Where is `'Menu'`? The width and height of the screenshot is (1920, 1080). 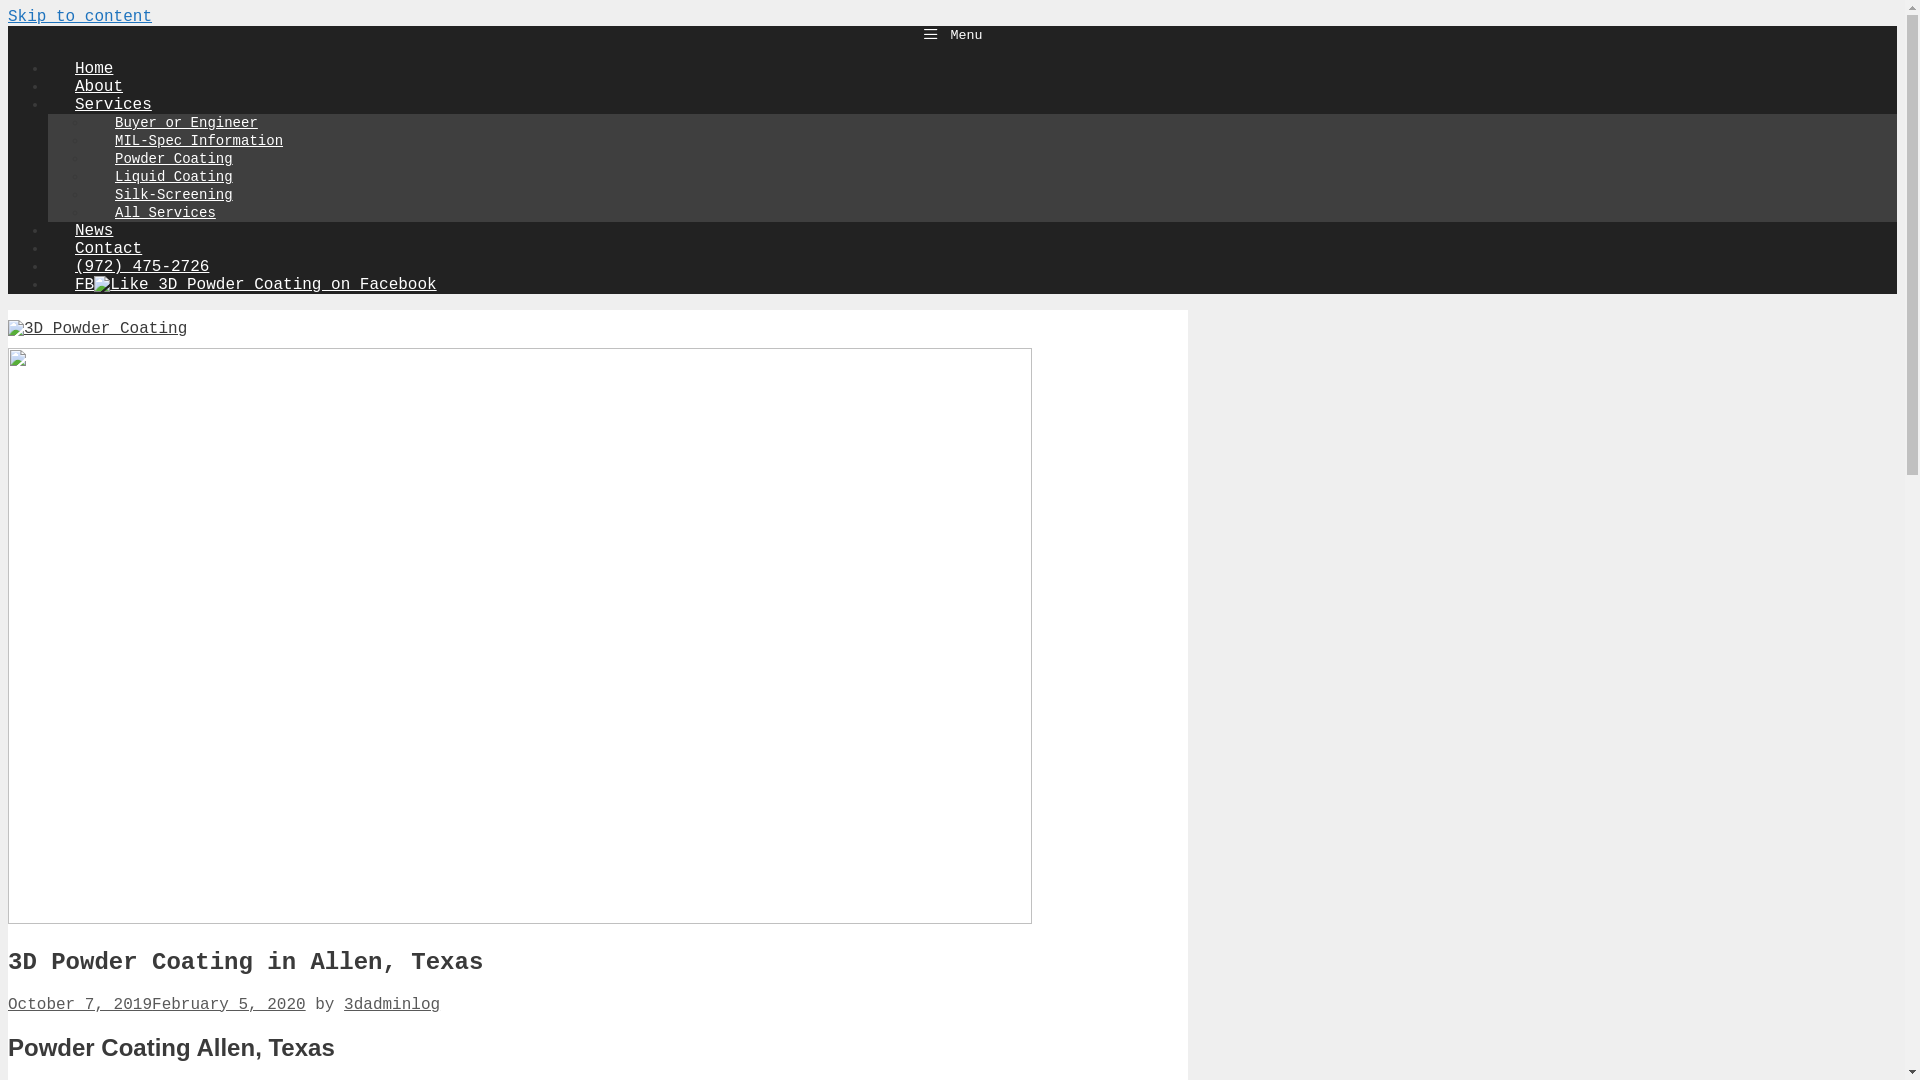
'Menu' is located at coordinates (951, 34).